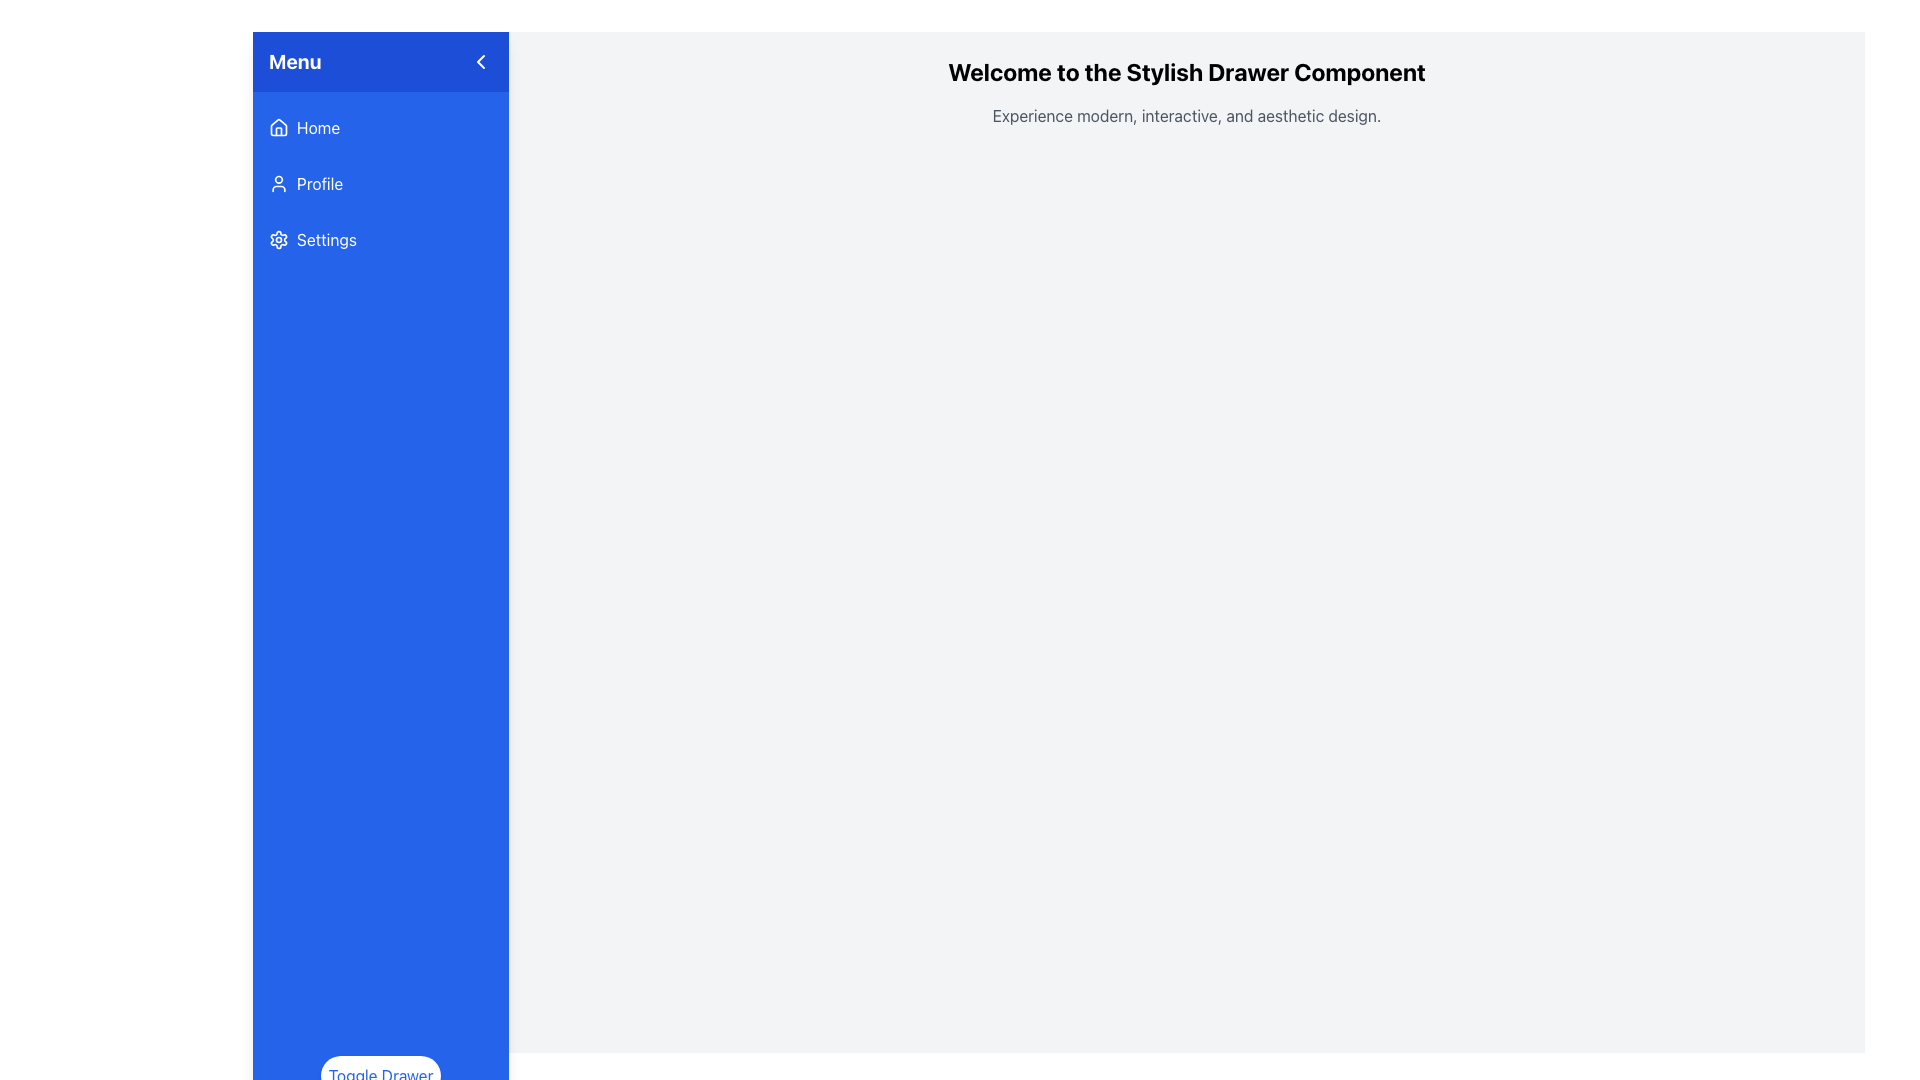 This screenshot has width=1920, height=1080. I want to click on the second menu item in the vertical list of menu options in the sidebar, so click(380, 184).